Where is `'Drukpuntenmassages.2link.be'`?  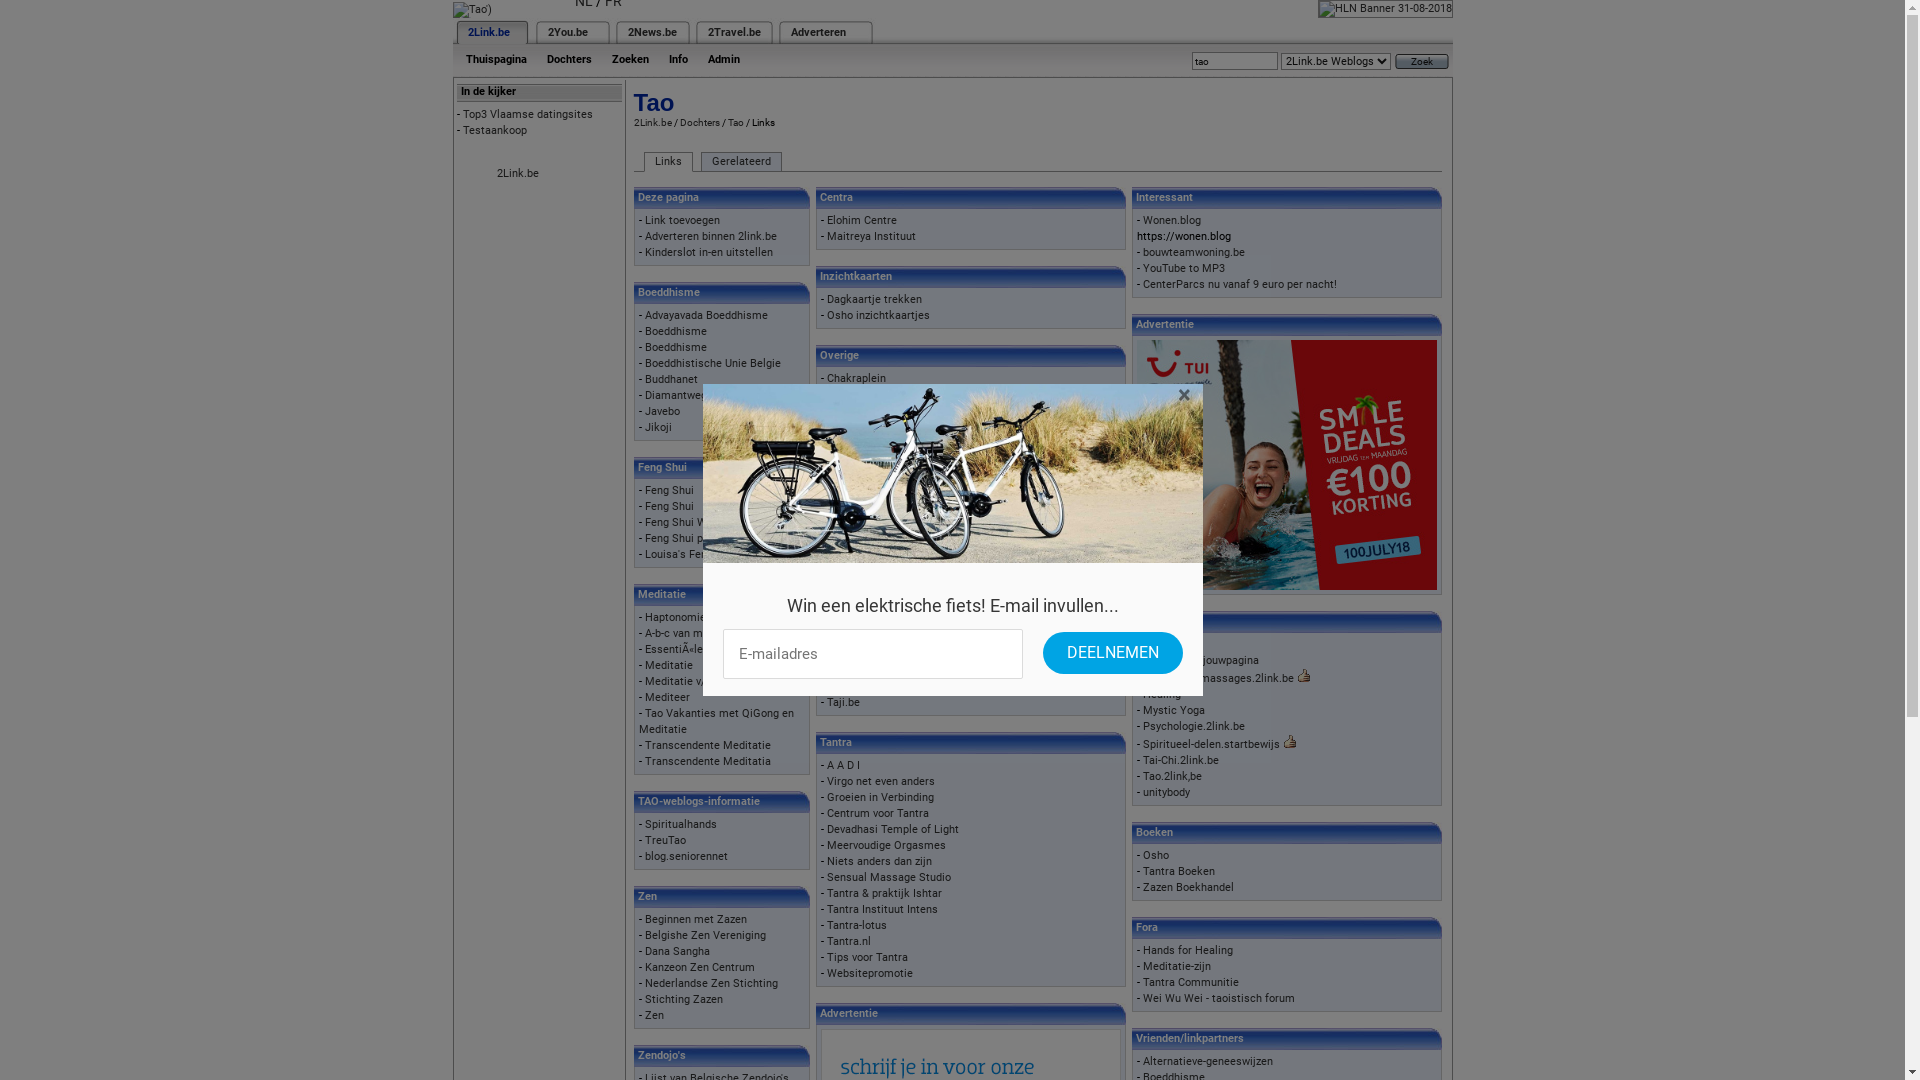
'Drukpuntenmassages.2link.be' is located at coordinates (1216, 677).